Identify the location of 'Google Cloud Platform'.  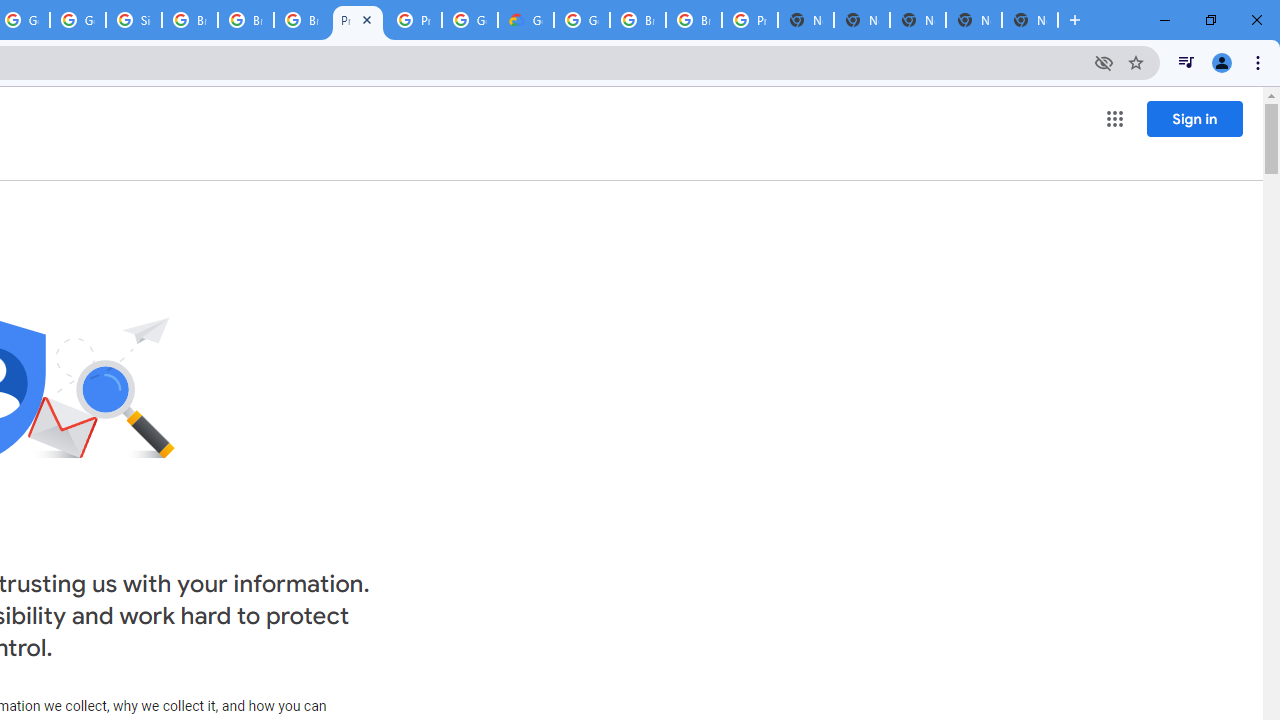
(468, 20).